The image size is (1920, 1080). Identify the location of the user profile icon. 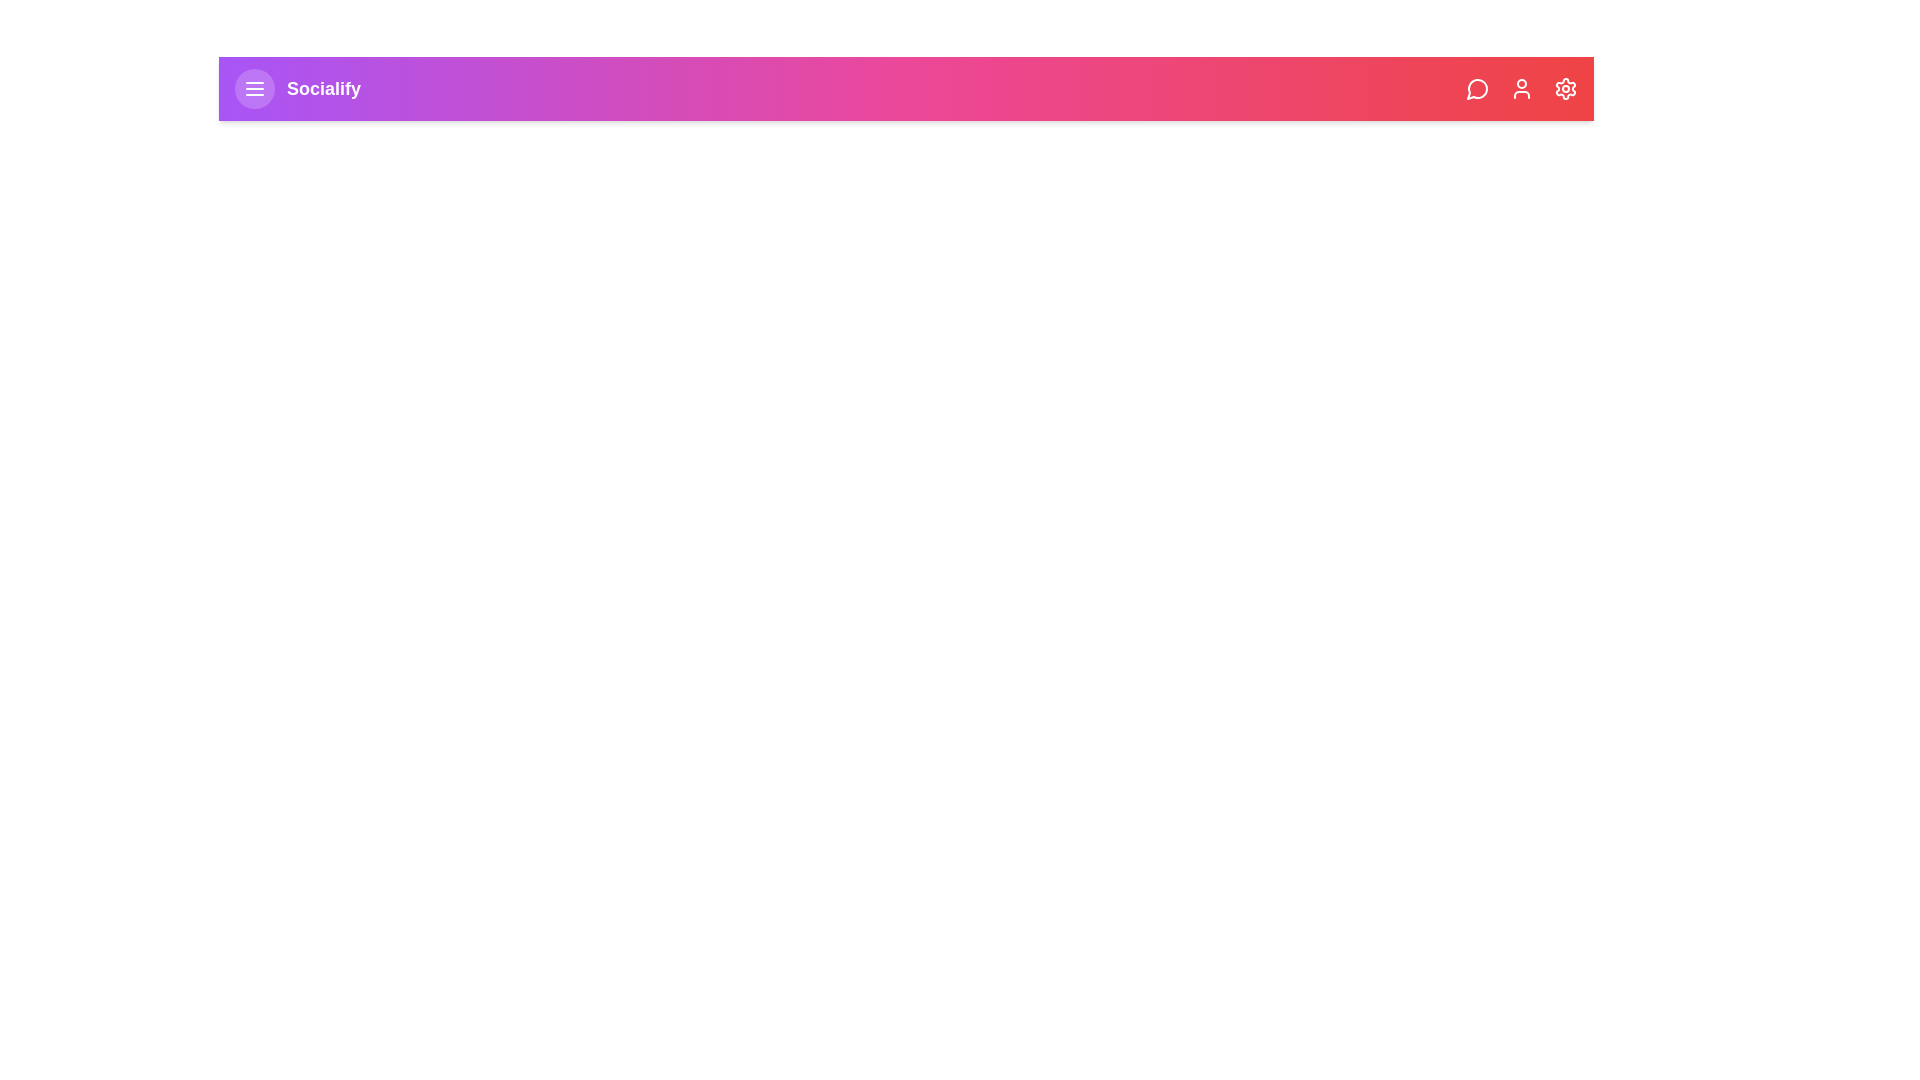
(1520, 87).